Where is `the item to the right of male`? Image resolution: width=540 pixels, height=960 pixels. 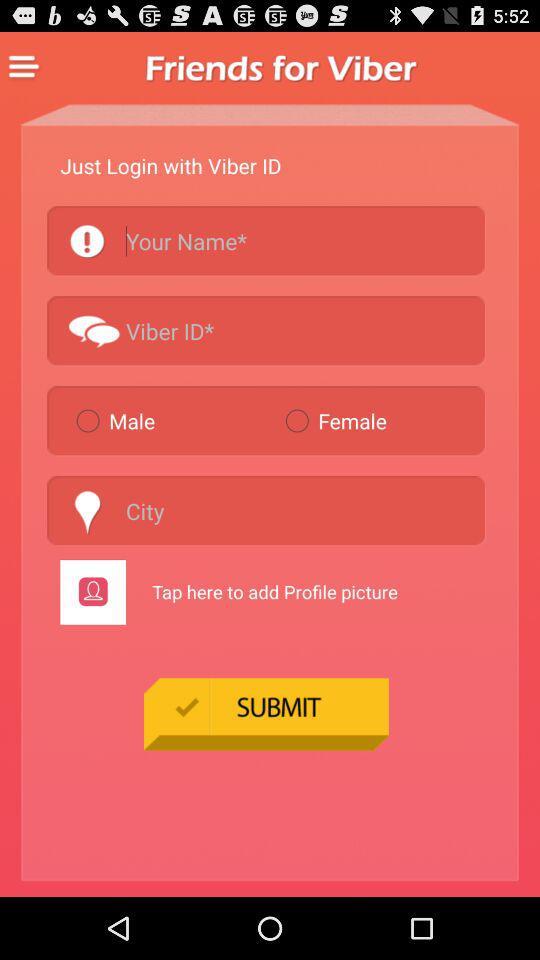 the item to the right of male is located at coordinates (381, 419).